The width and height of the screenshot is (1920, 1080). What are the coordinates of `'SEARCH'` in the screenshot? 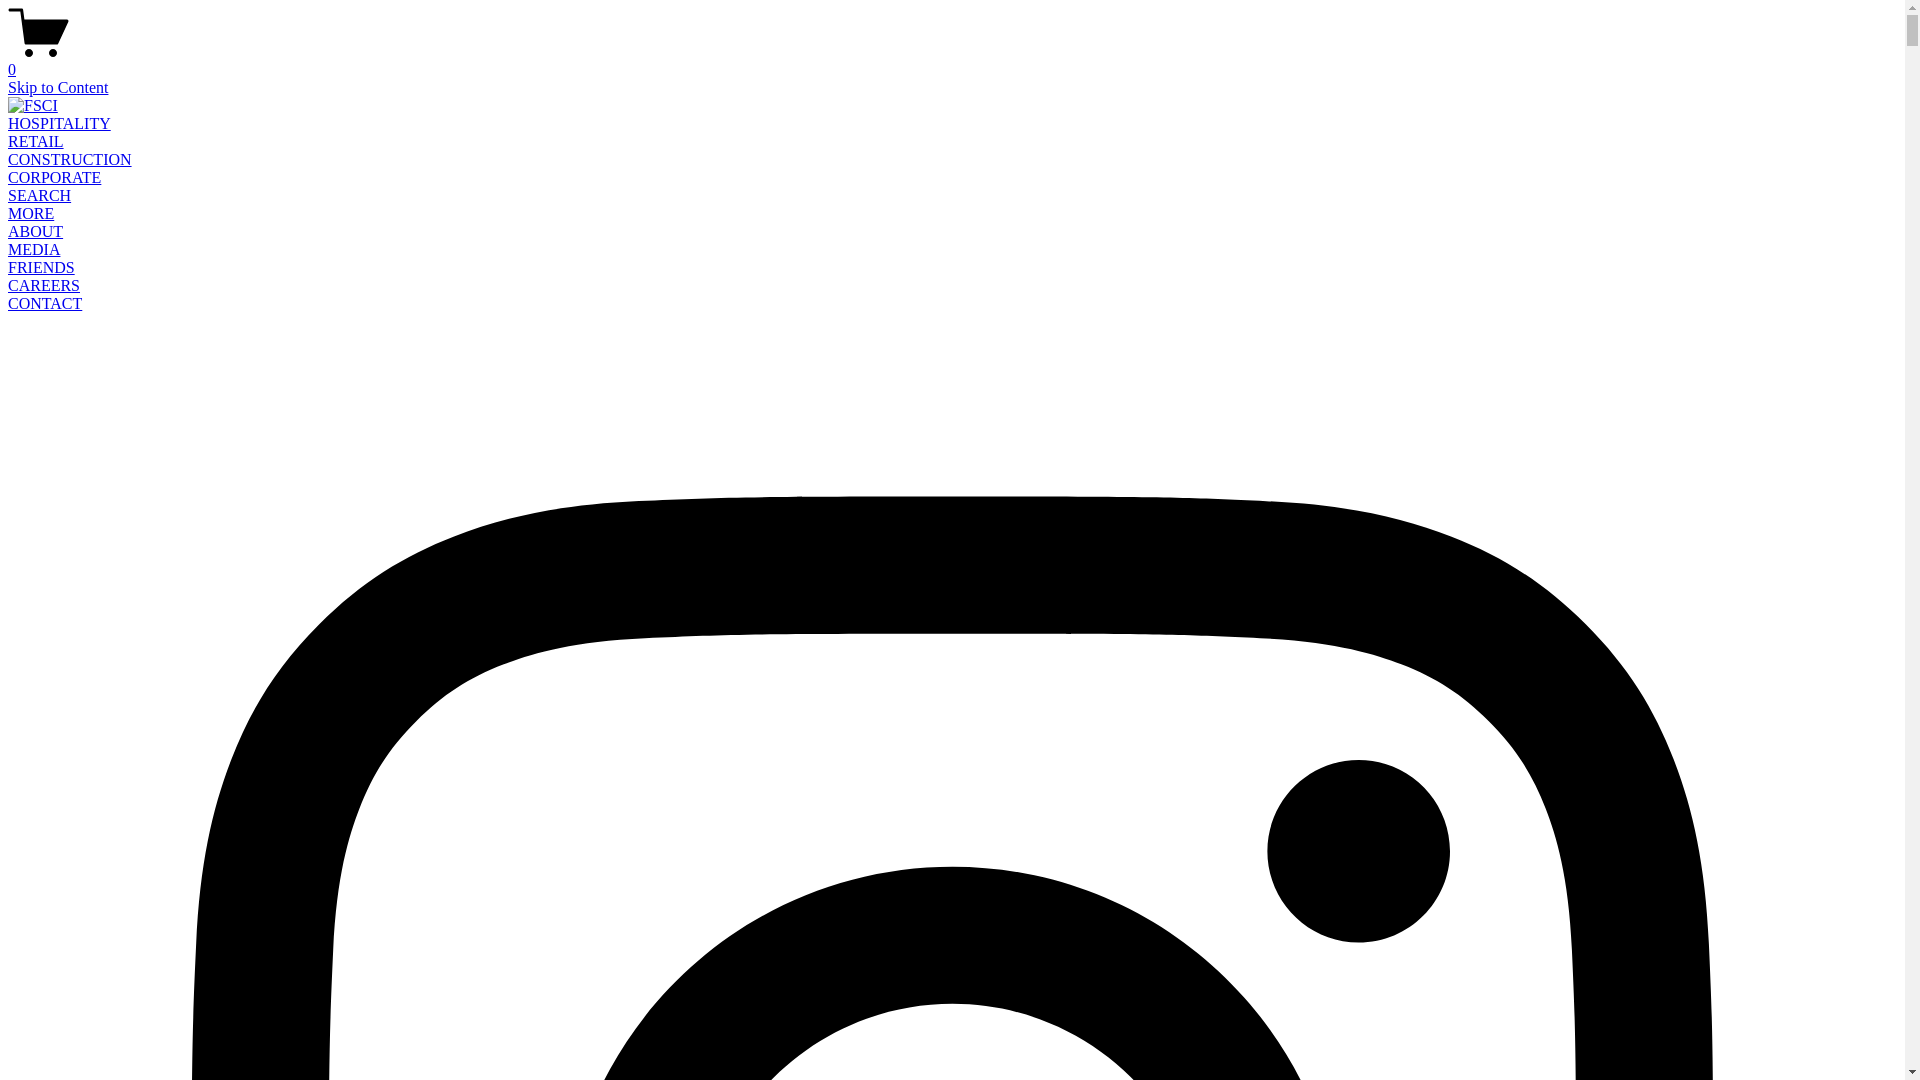 It's located at (39, 195).